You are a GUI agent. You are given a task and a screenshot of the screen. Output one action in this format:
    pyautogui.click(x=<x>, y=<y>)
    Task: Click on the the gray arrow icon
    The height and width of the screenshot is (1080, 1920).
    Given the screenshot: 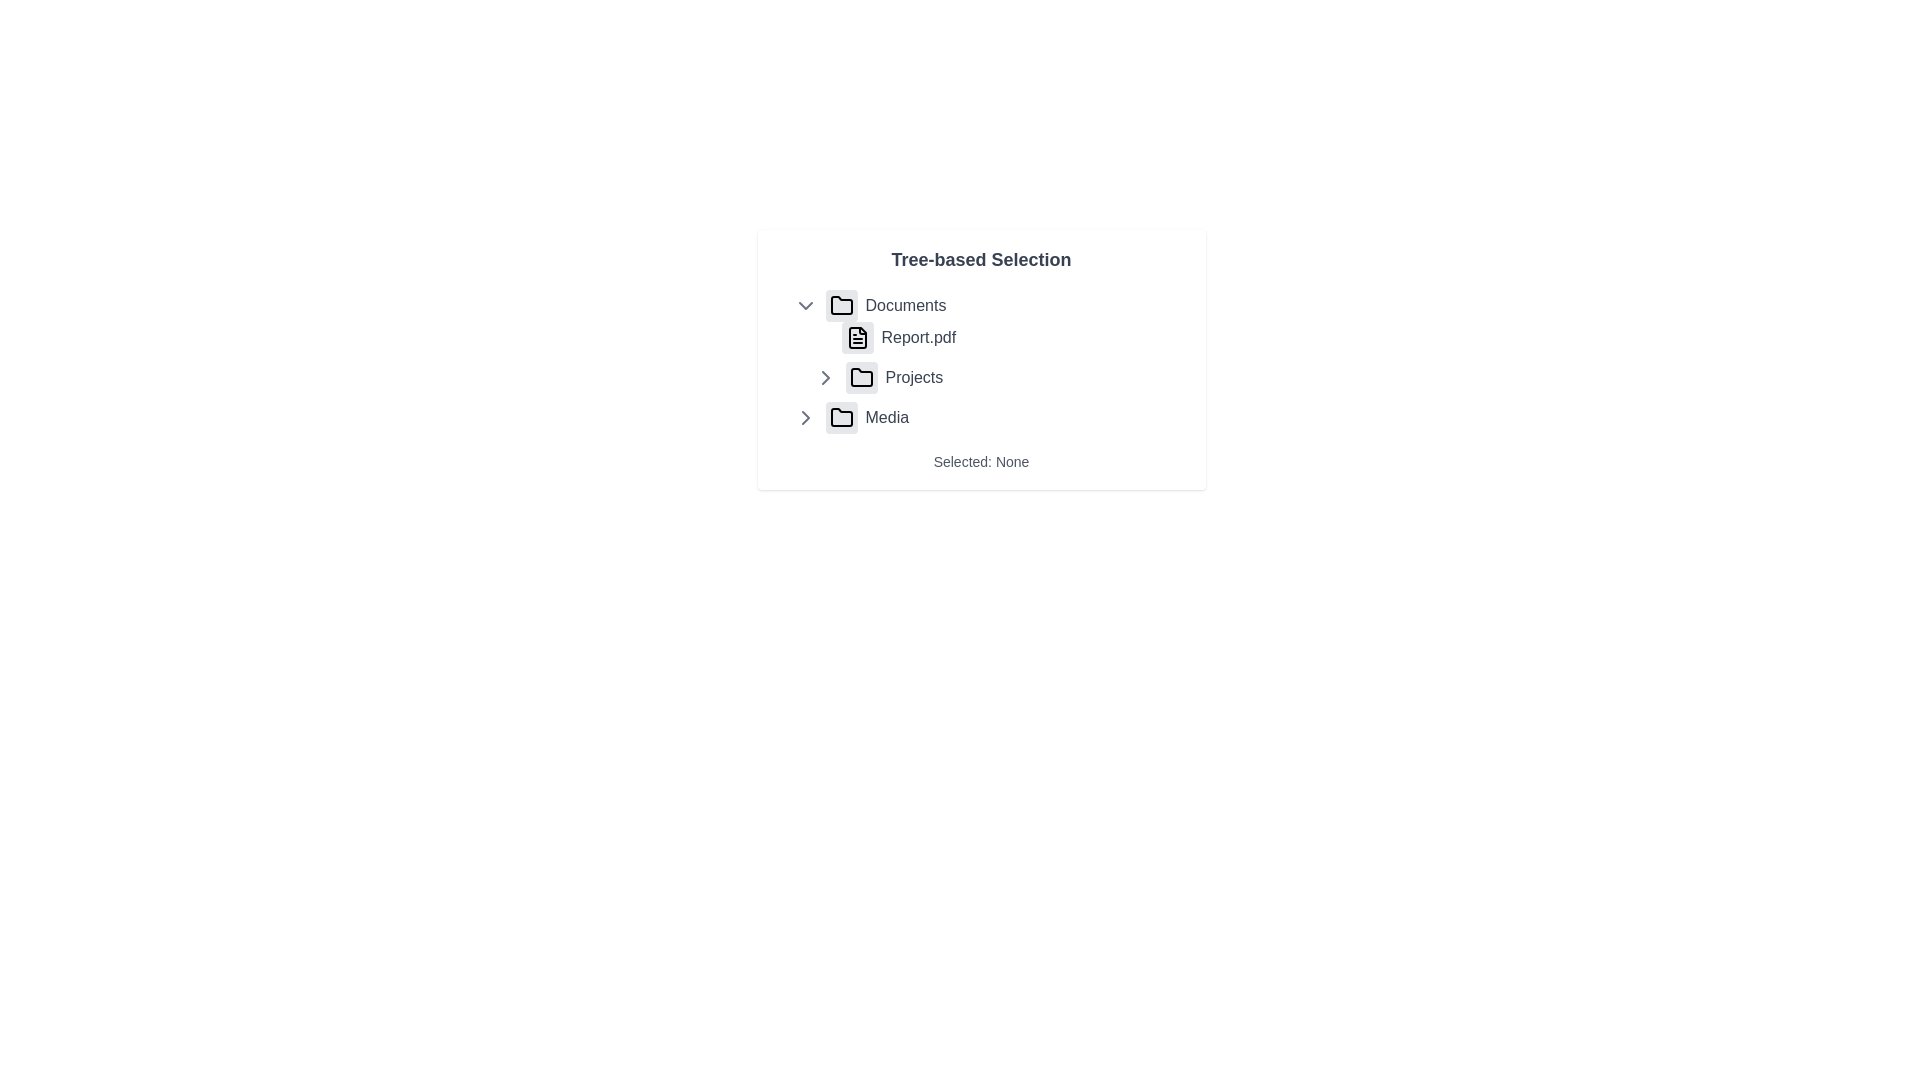 What is the action you would take?
    pyautogui.click(x=825, y=378)
    